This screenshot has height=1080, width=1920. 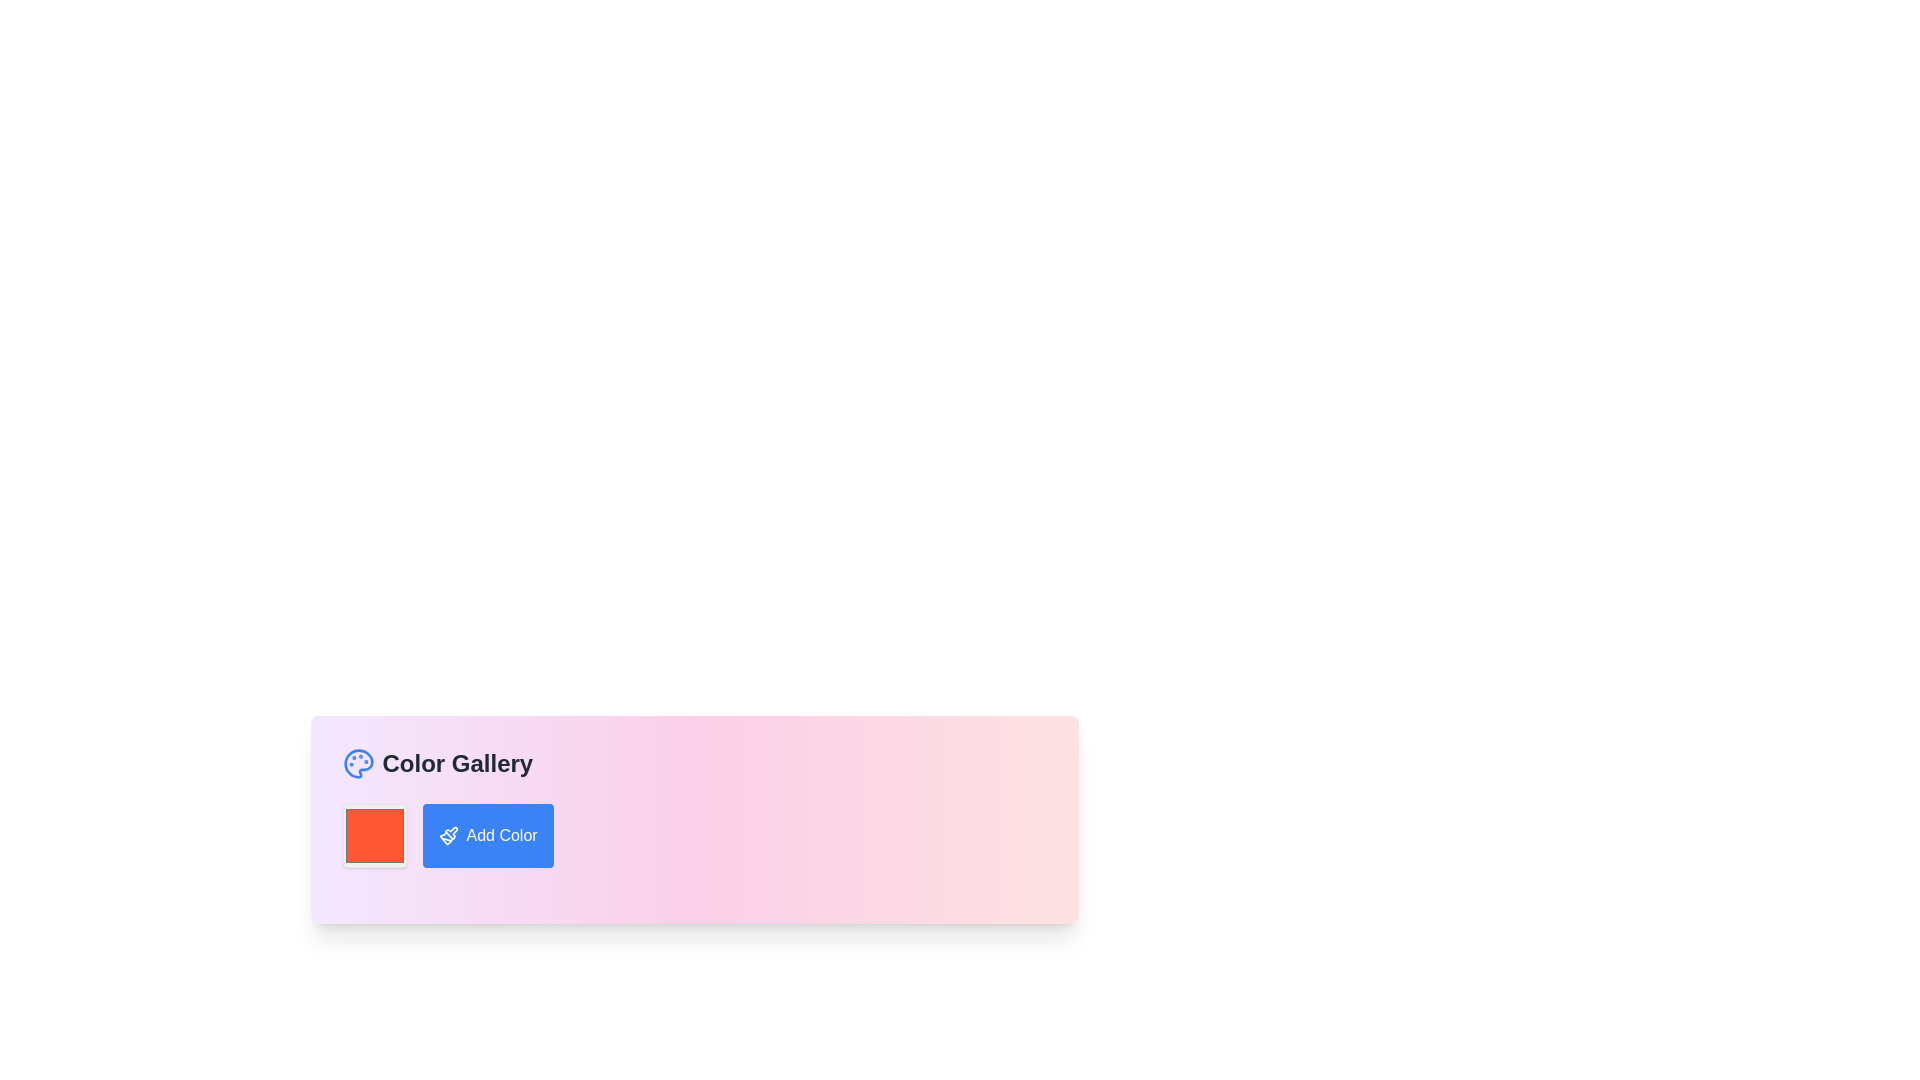 What do you see at coordinates (488, 836) in the screenshot?
I see `the rectangular blue button with white text and a paintbrush icon` at bounding box center [488, 836].